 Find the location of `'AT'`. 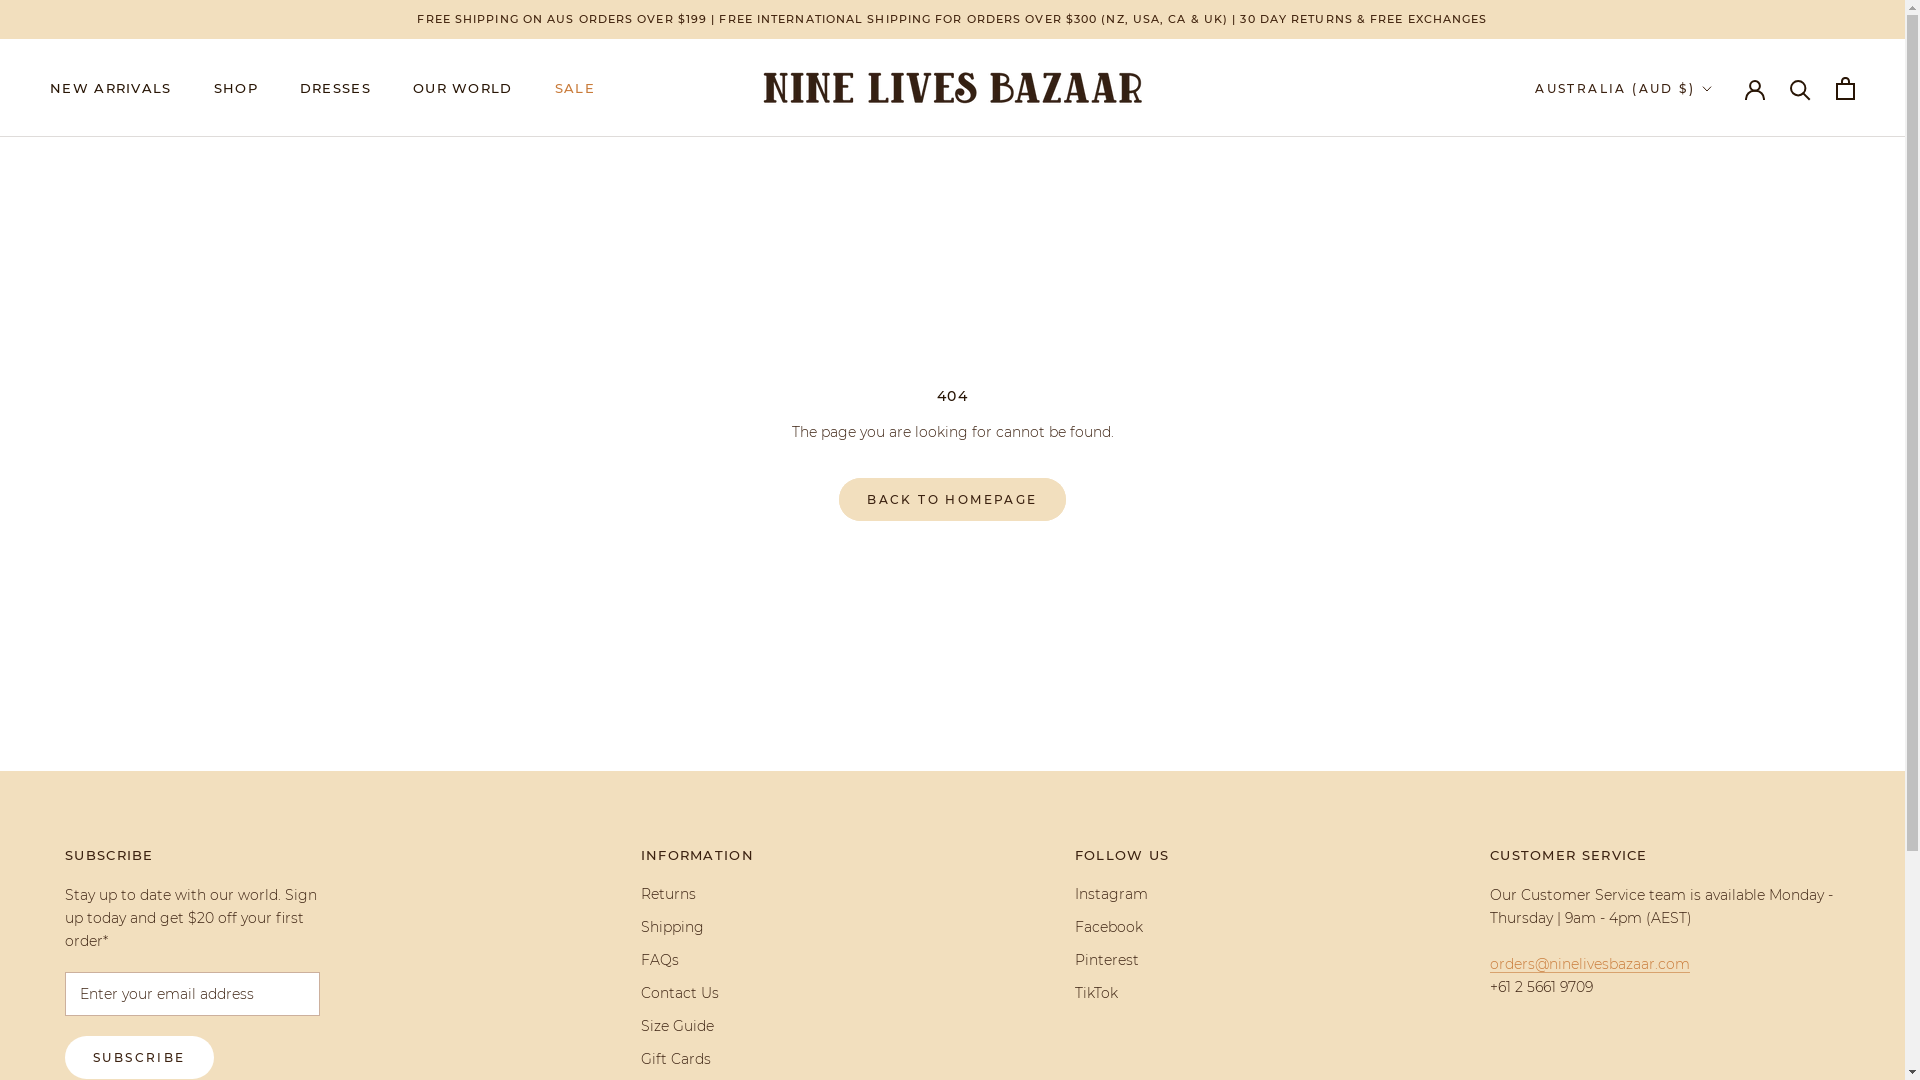

'AT' is located at coordinates (1695, 186).